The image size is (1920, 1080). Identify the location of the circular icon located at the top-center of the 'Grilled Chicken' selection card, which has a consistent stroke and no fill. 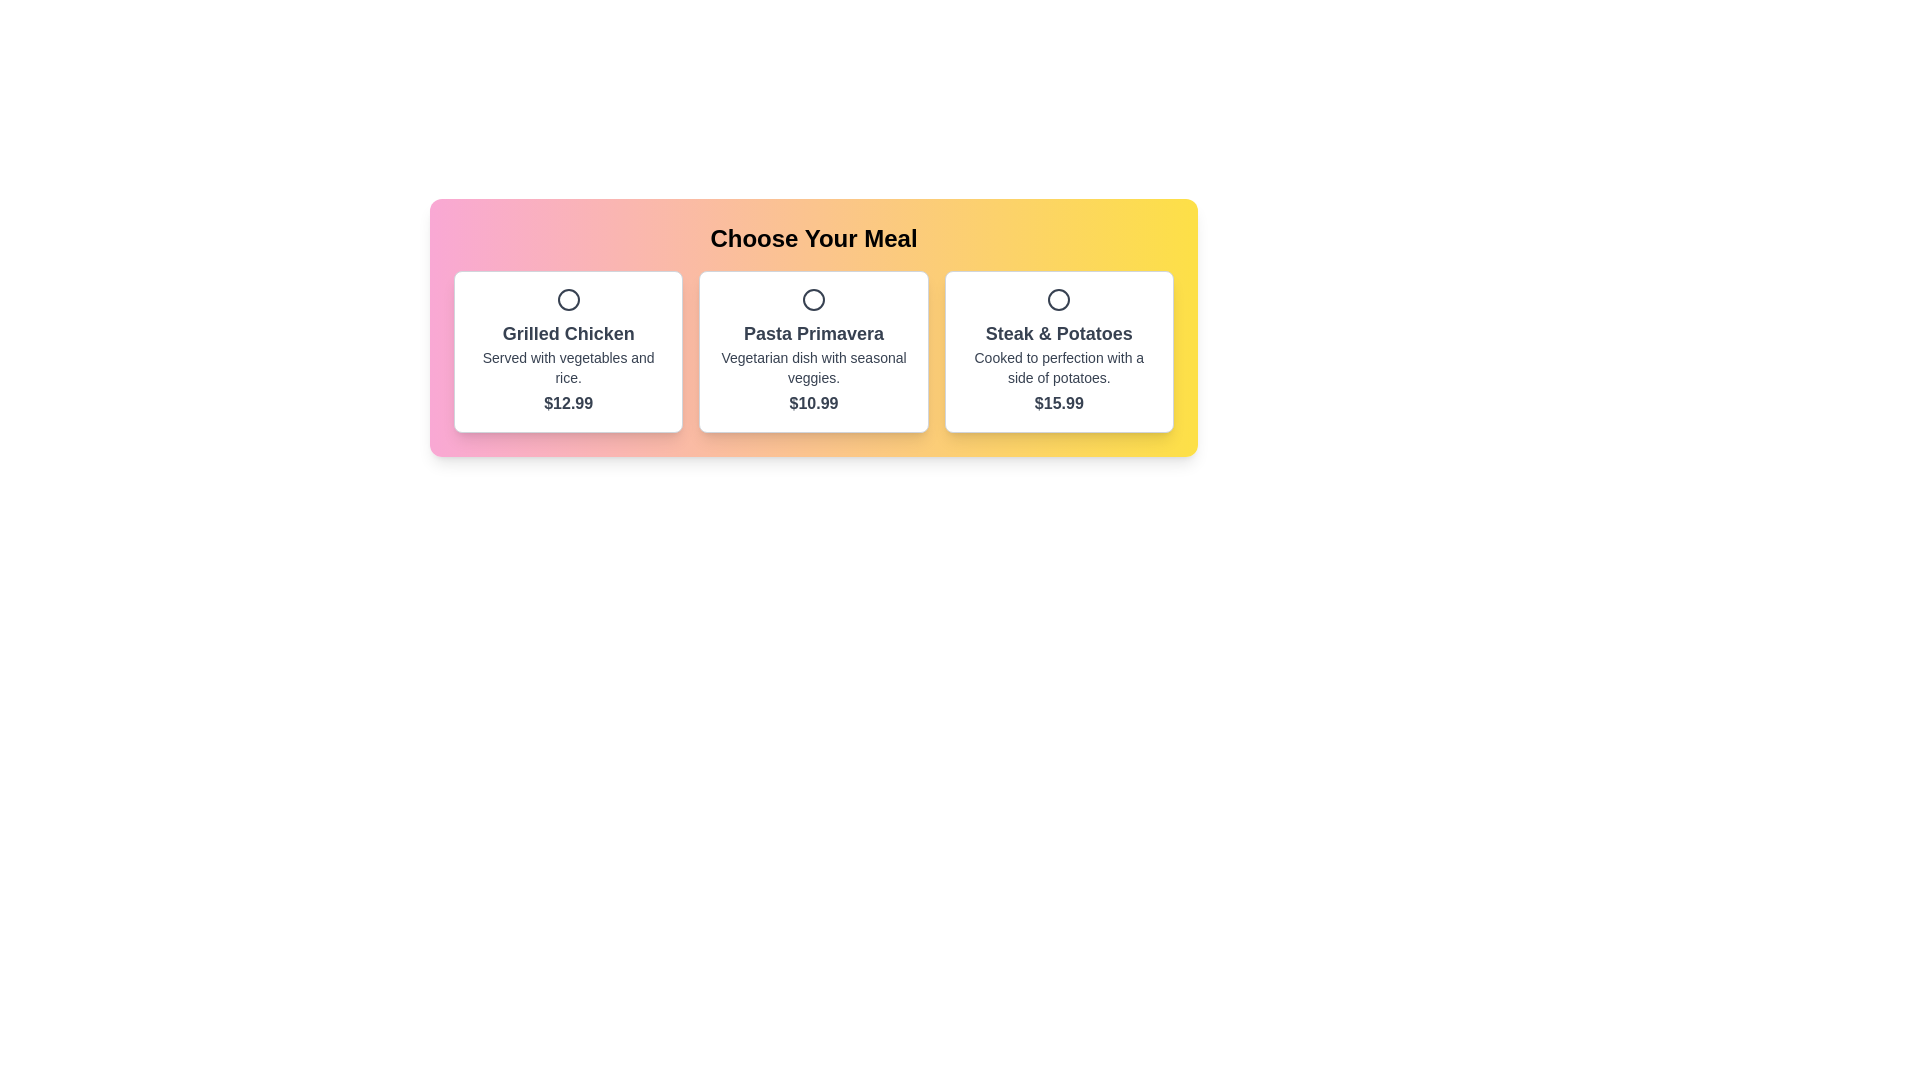
(567, 300).